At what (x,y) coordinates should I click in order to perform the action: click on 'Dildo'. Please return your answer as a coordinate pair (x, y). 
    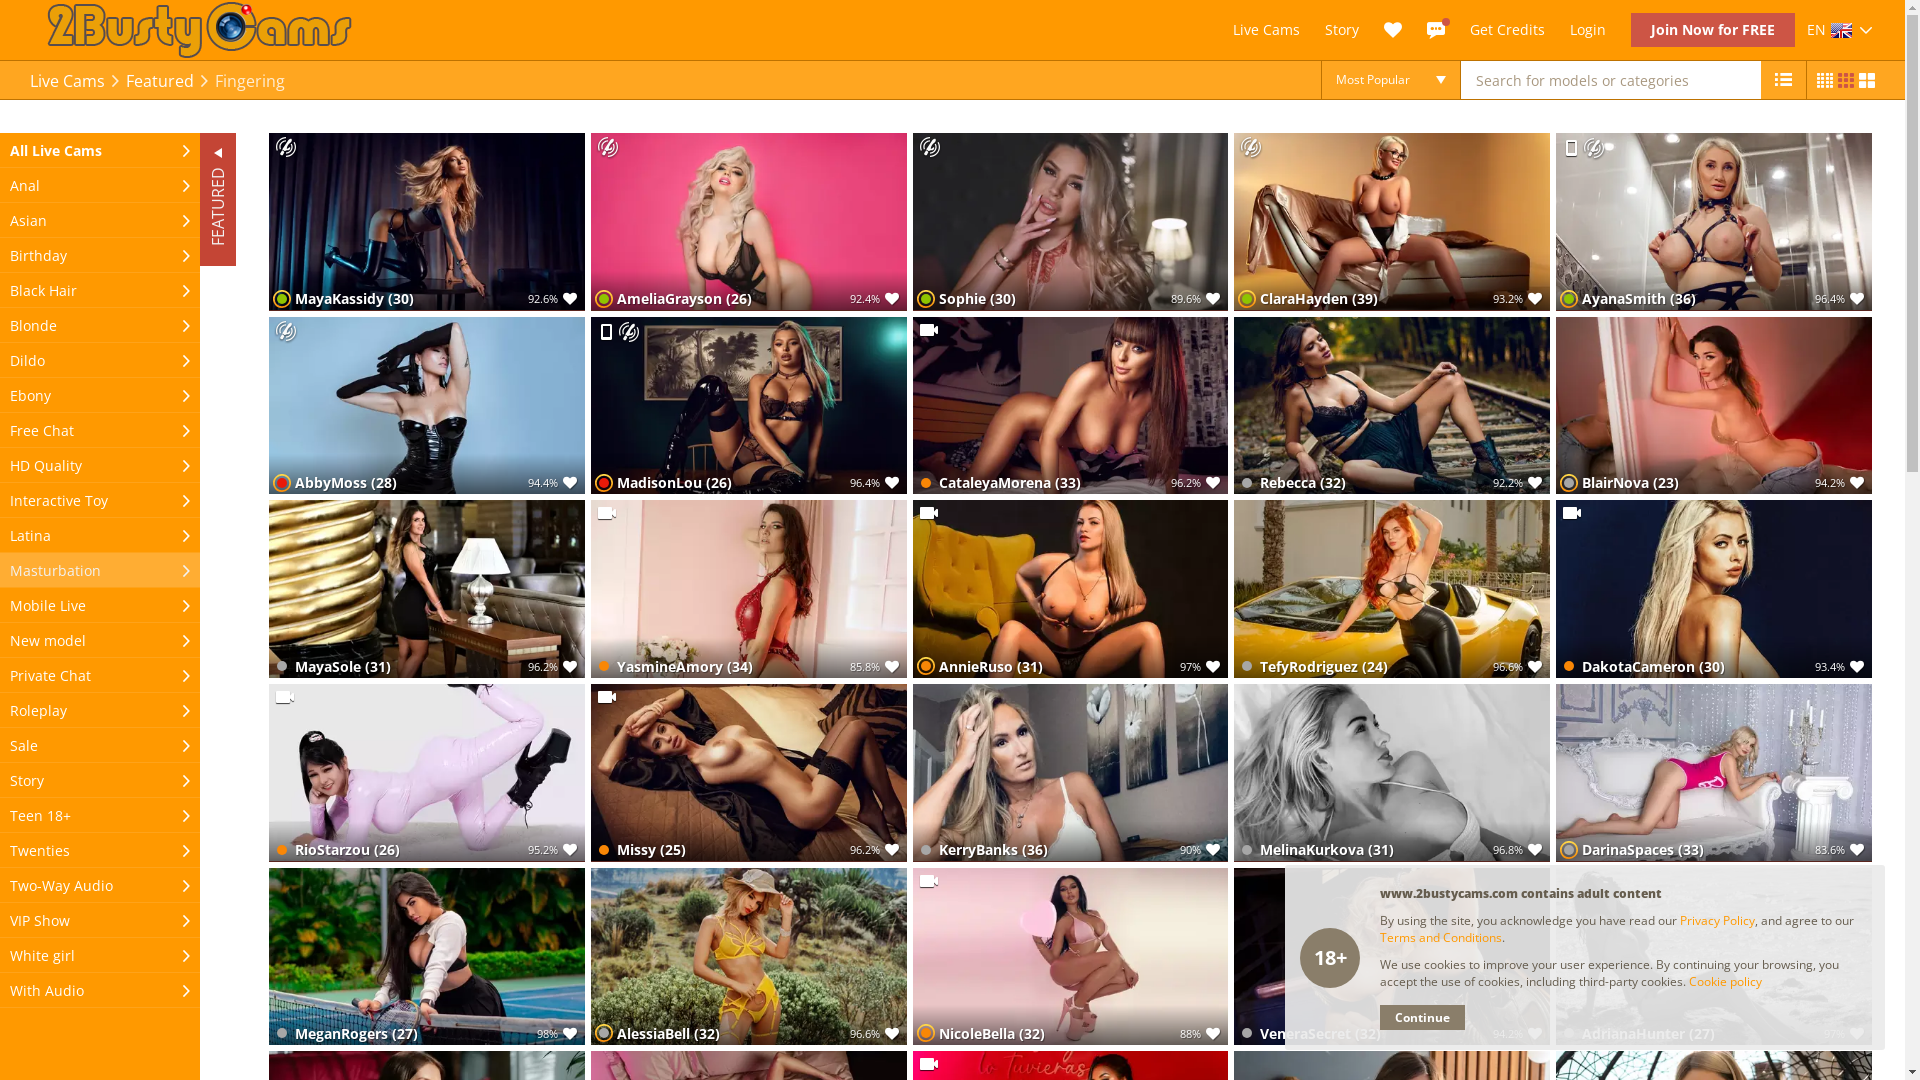
    Looking at the image, I should click on (0, 360).